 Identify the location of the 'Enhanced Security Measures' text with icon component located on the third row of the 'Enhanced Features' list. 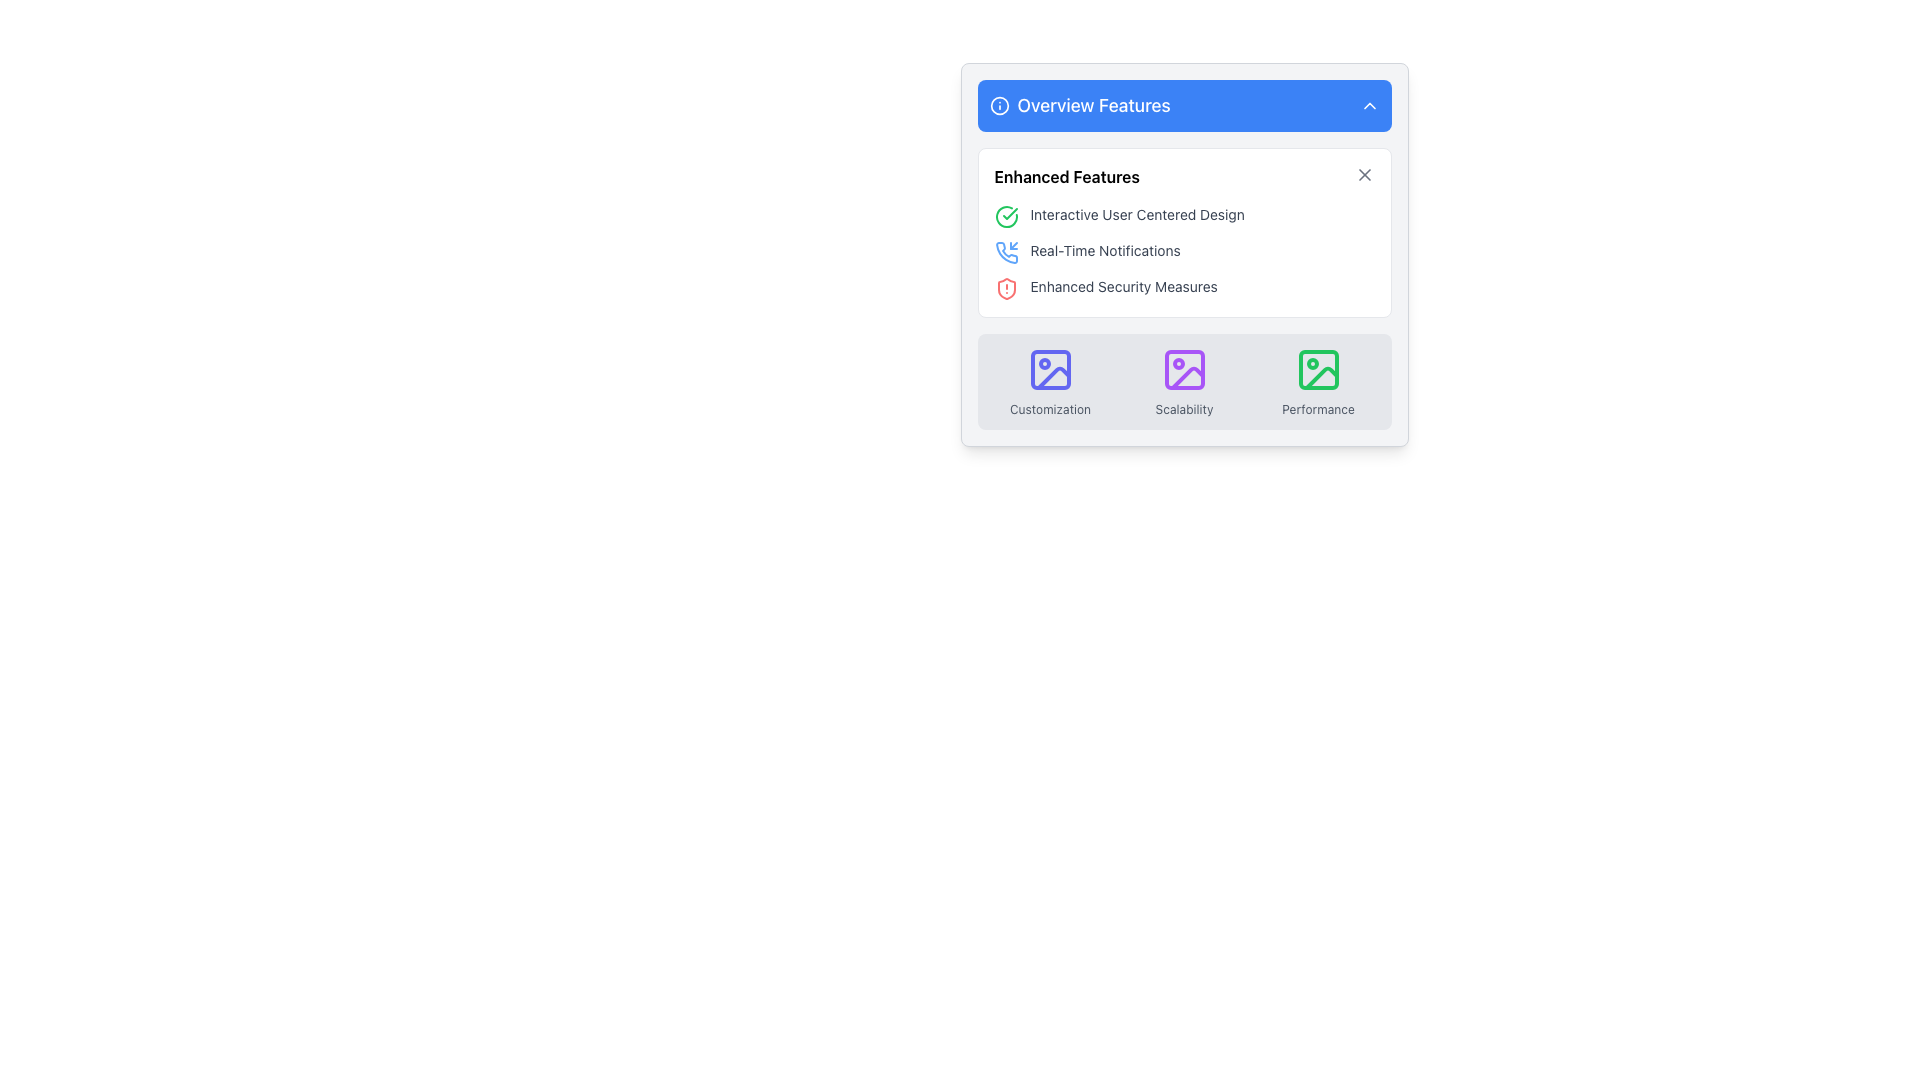
(1184, 289).